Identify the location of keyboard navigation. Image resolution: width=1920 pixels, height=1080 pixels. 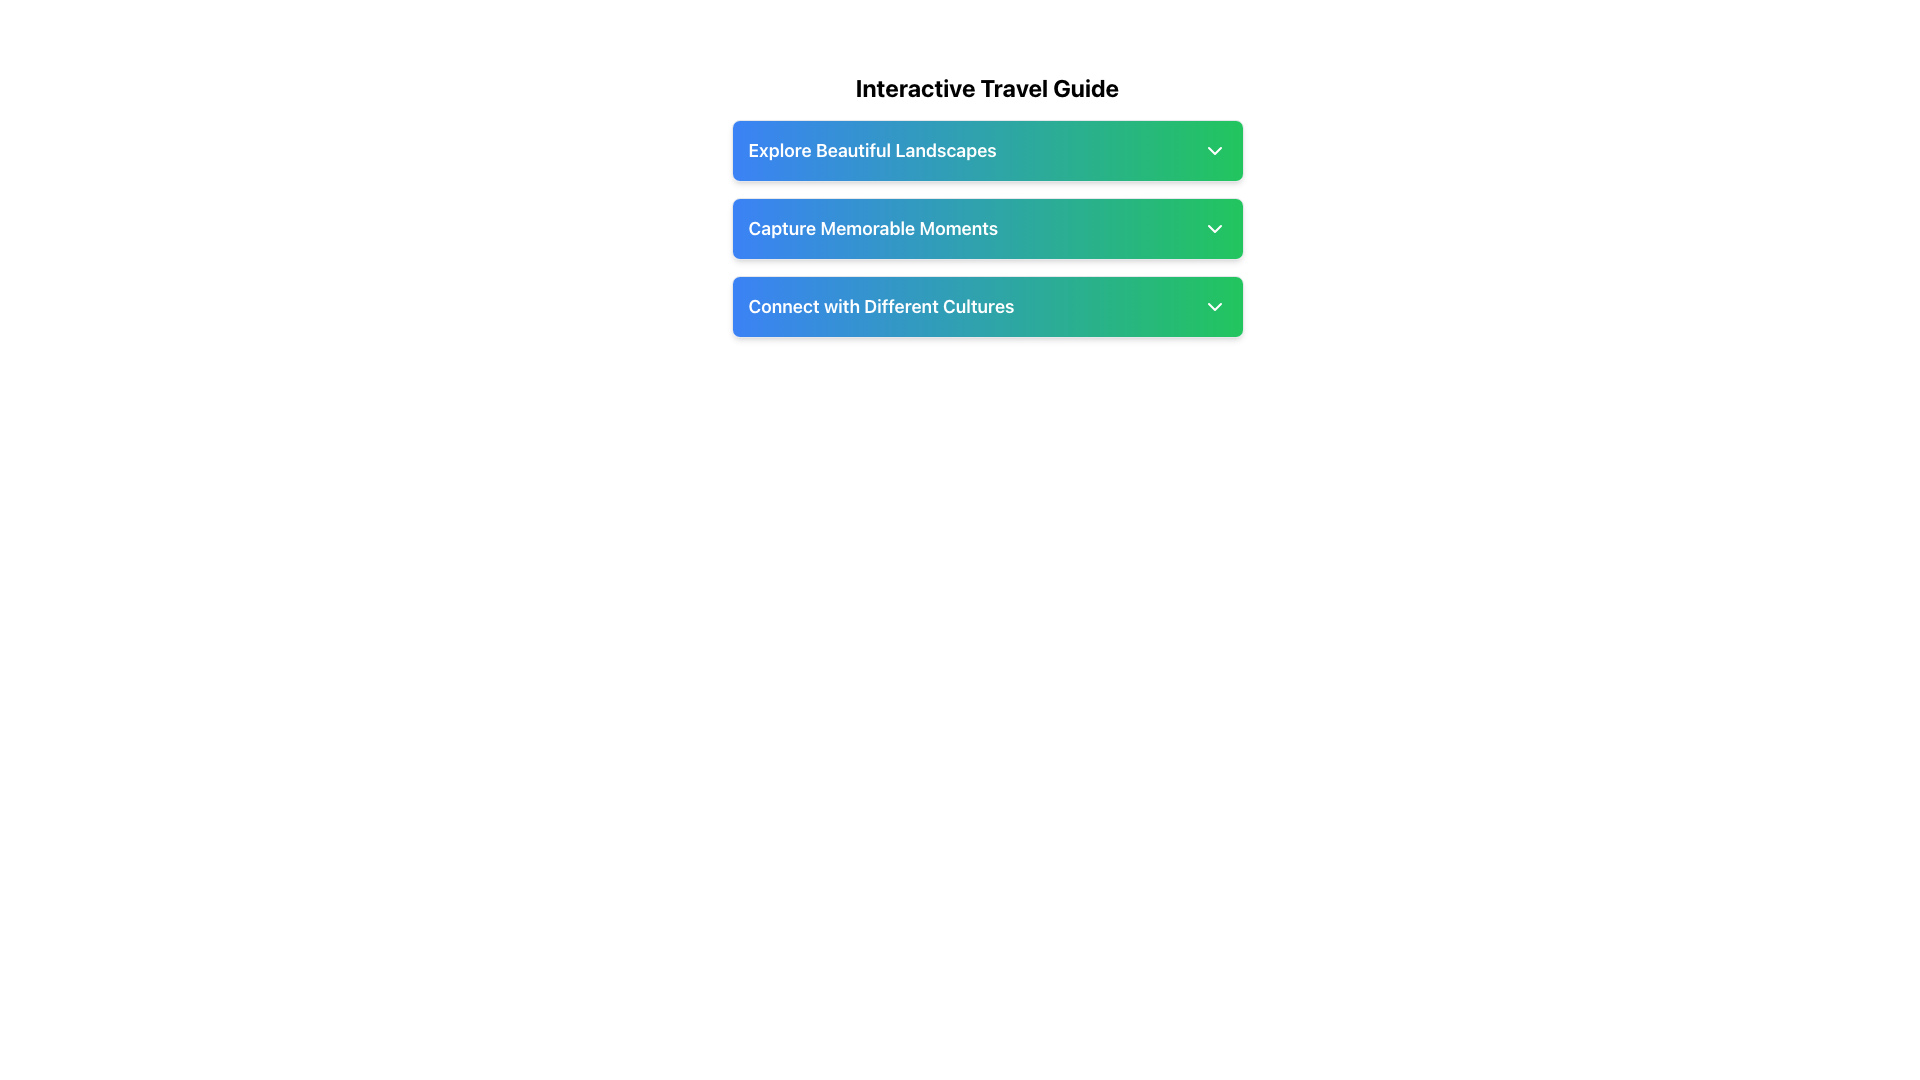
(987, 227).